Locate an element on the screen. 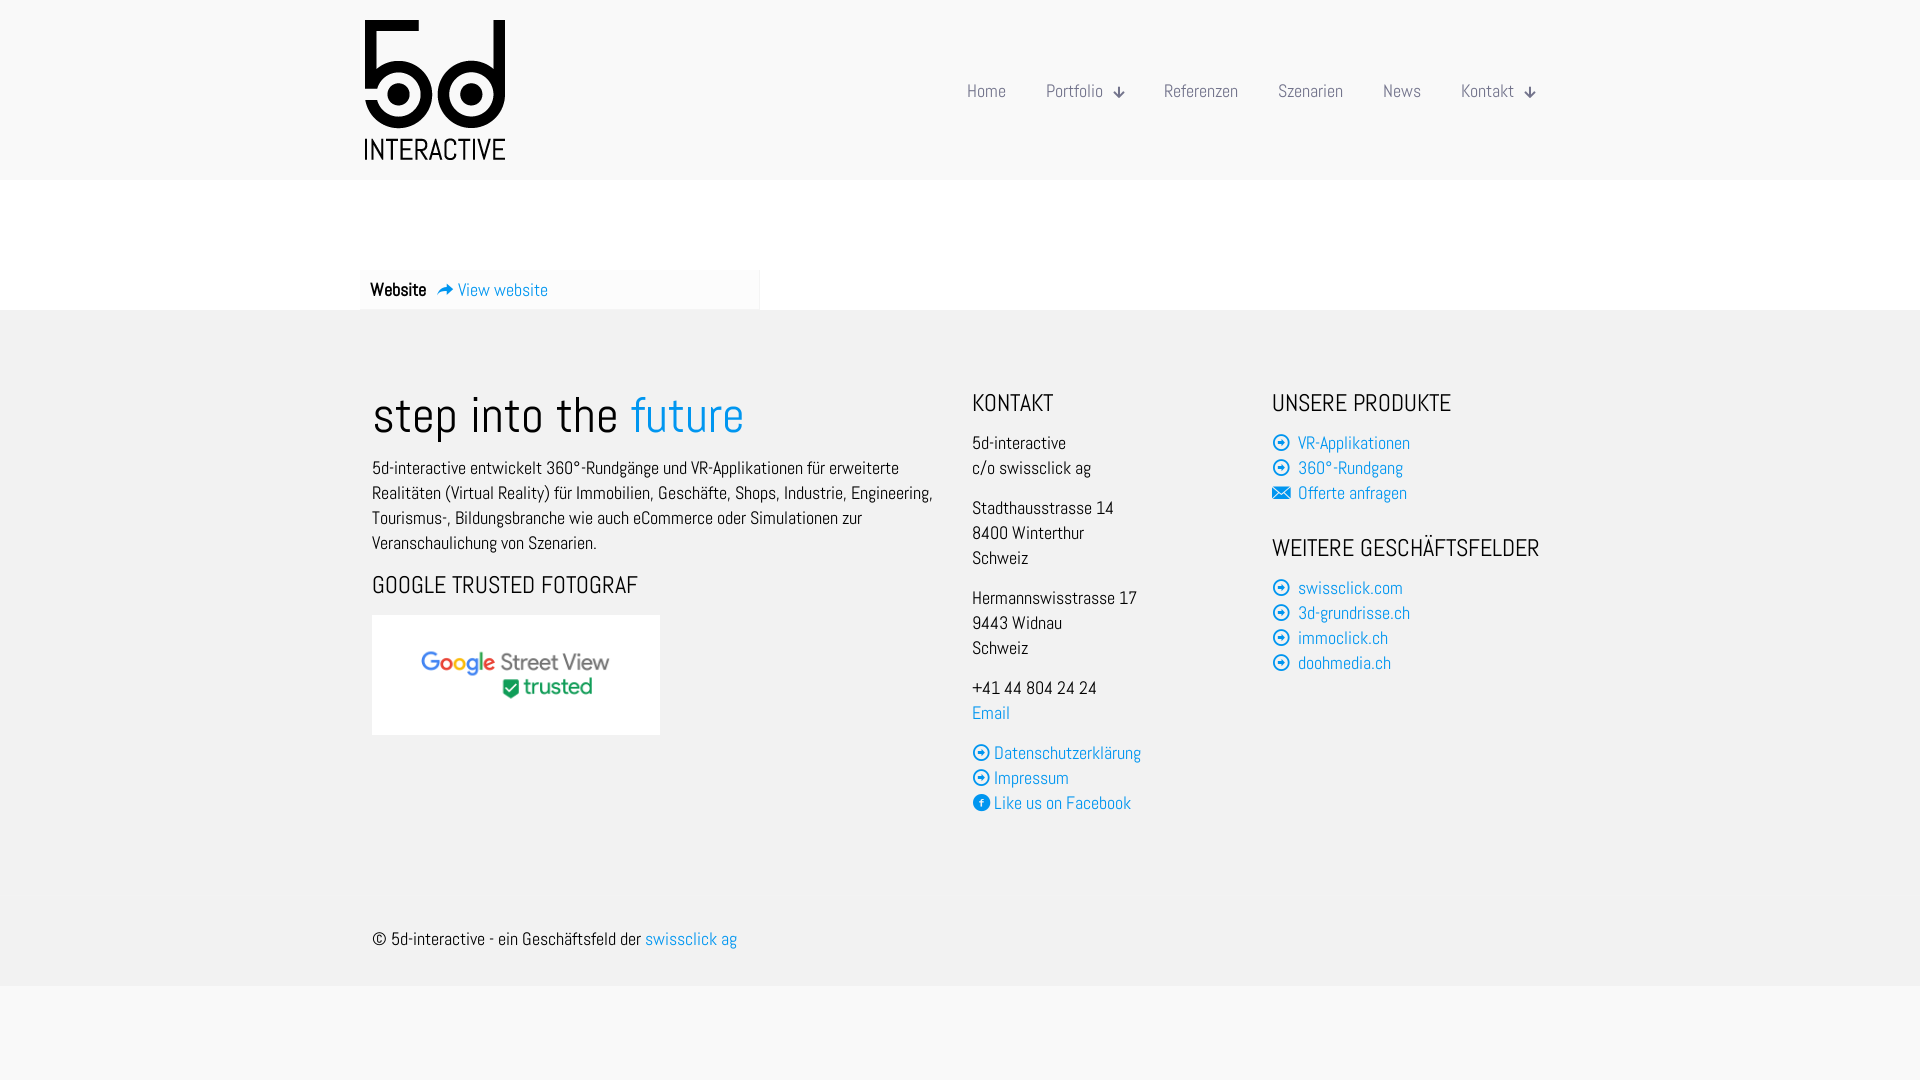 The width and height of the screenshot is (1920, 1080). 'VR-Applikationen' is located at coordinates (1297, 441).